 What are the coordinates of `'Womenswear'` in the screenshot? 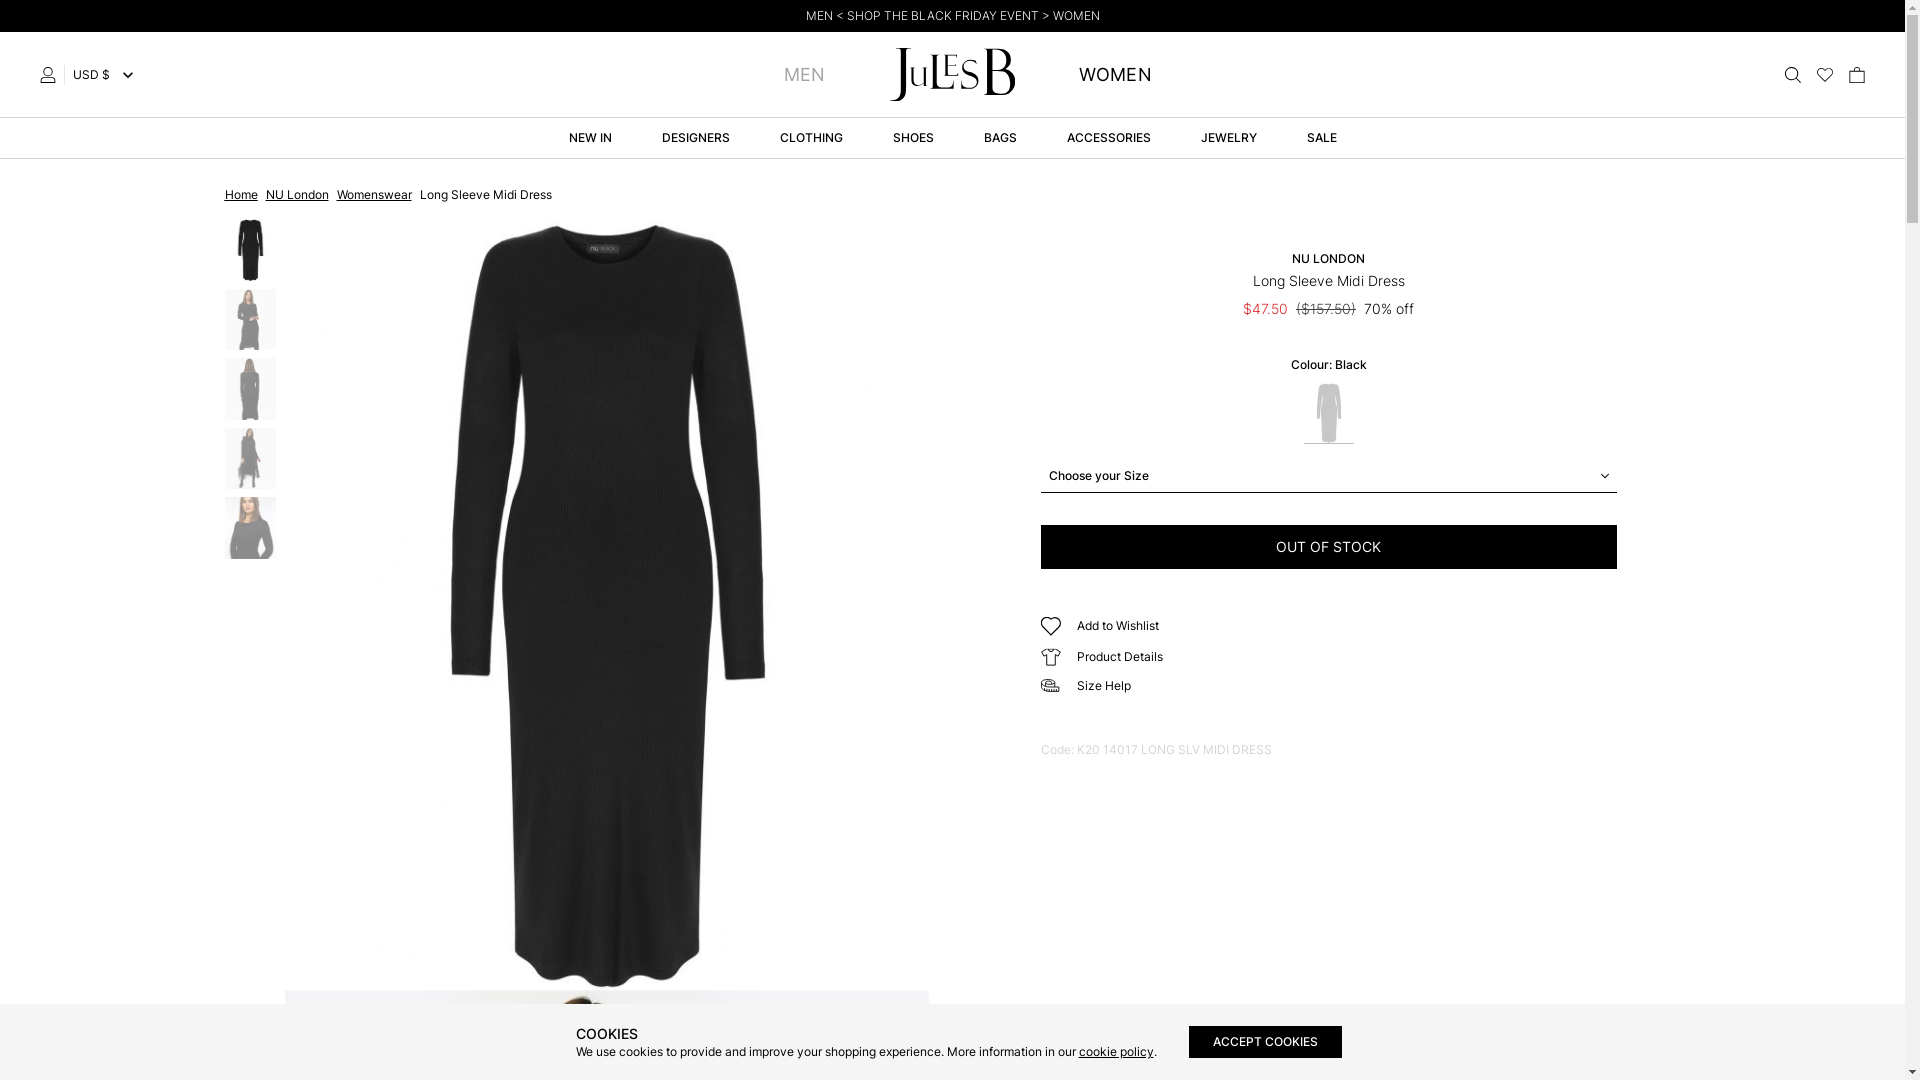 It's located at (373, 195).